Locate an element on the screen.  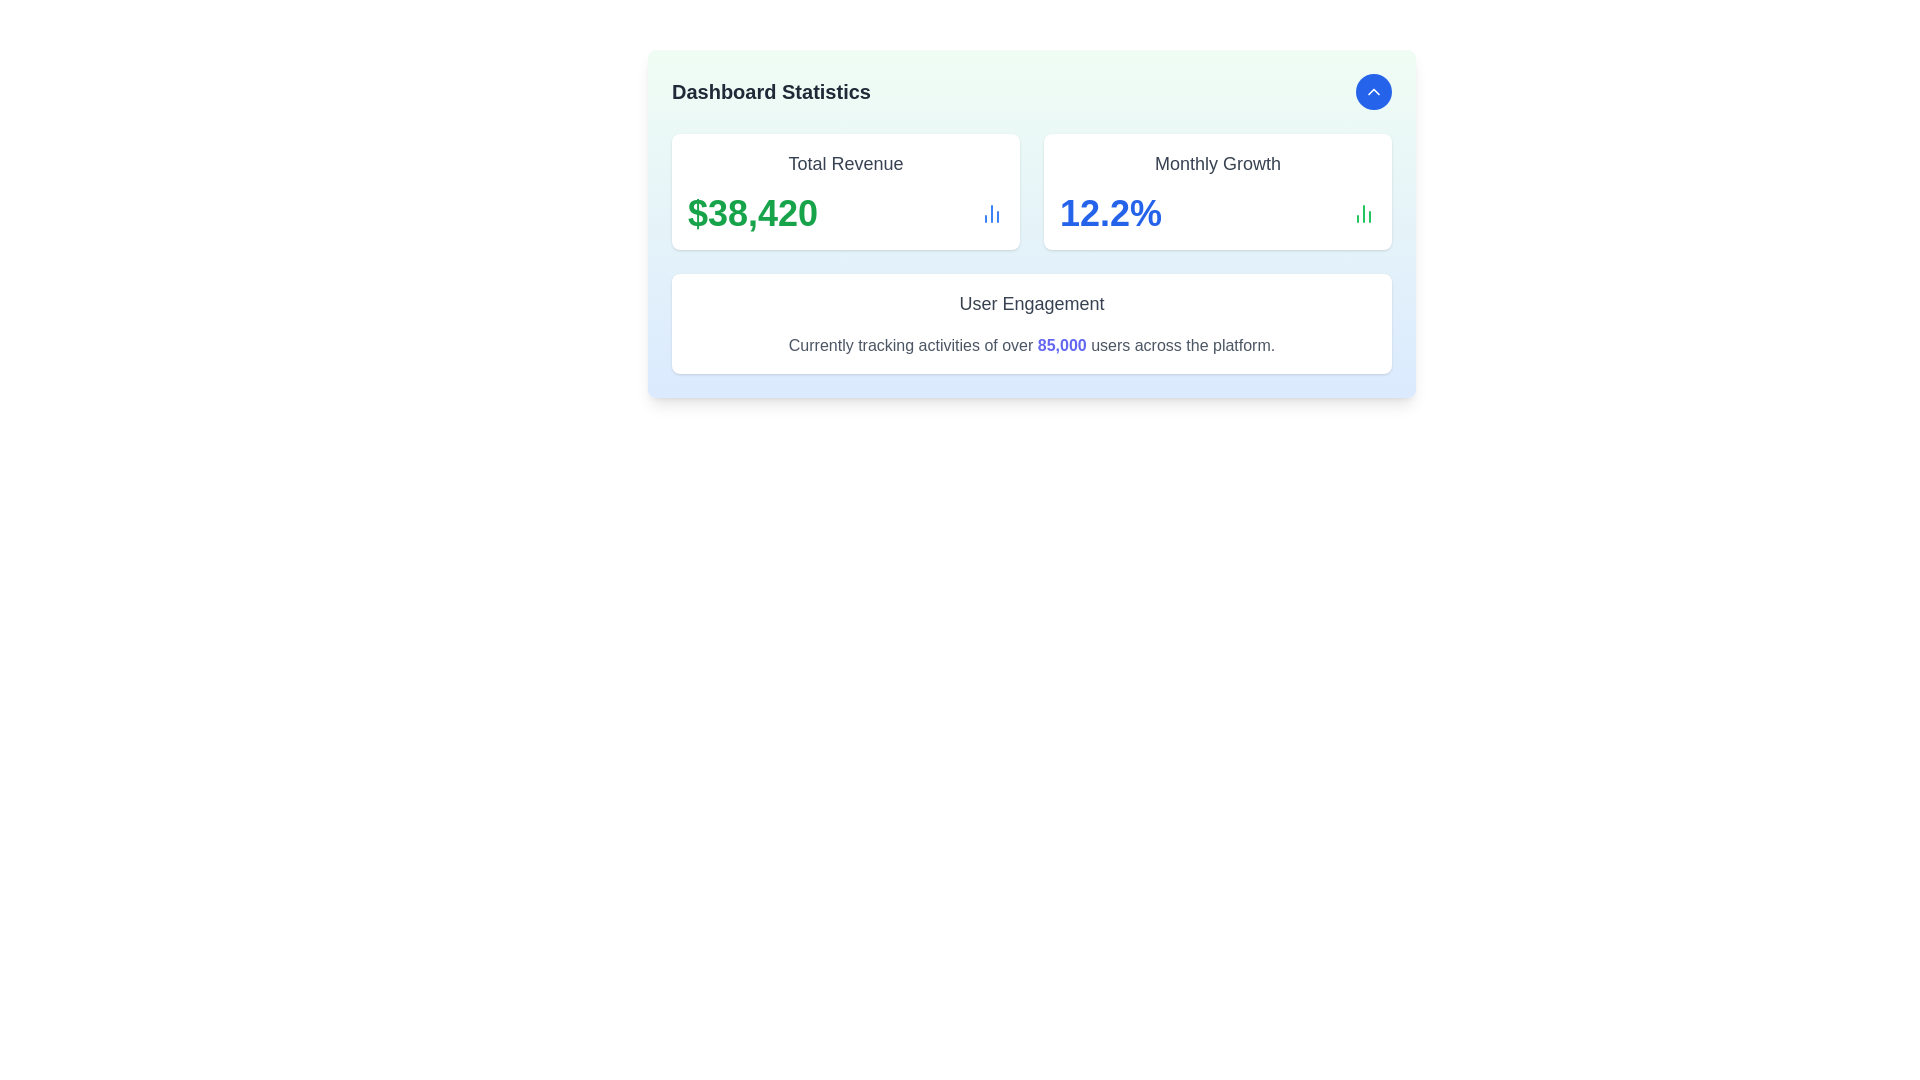
the interactive button located at the top-right corner of the 'Dashboard Statistics' section is located at coordinates (1372, 92).